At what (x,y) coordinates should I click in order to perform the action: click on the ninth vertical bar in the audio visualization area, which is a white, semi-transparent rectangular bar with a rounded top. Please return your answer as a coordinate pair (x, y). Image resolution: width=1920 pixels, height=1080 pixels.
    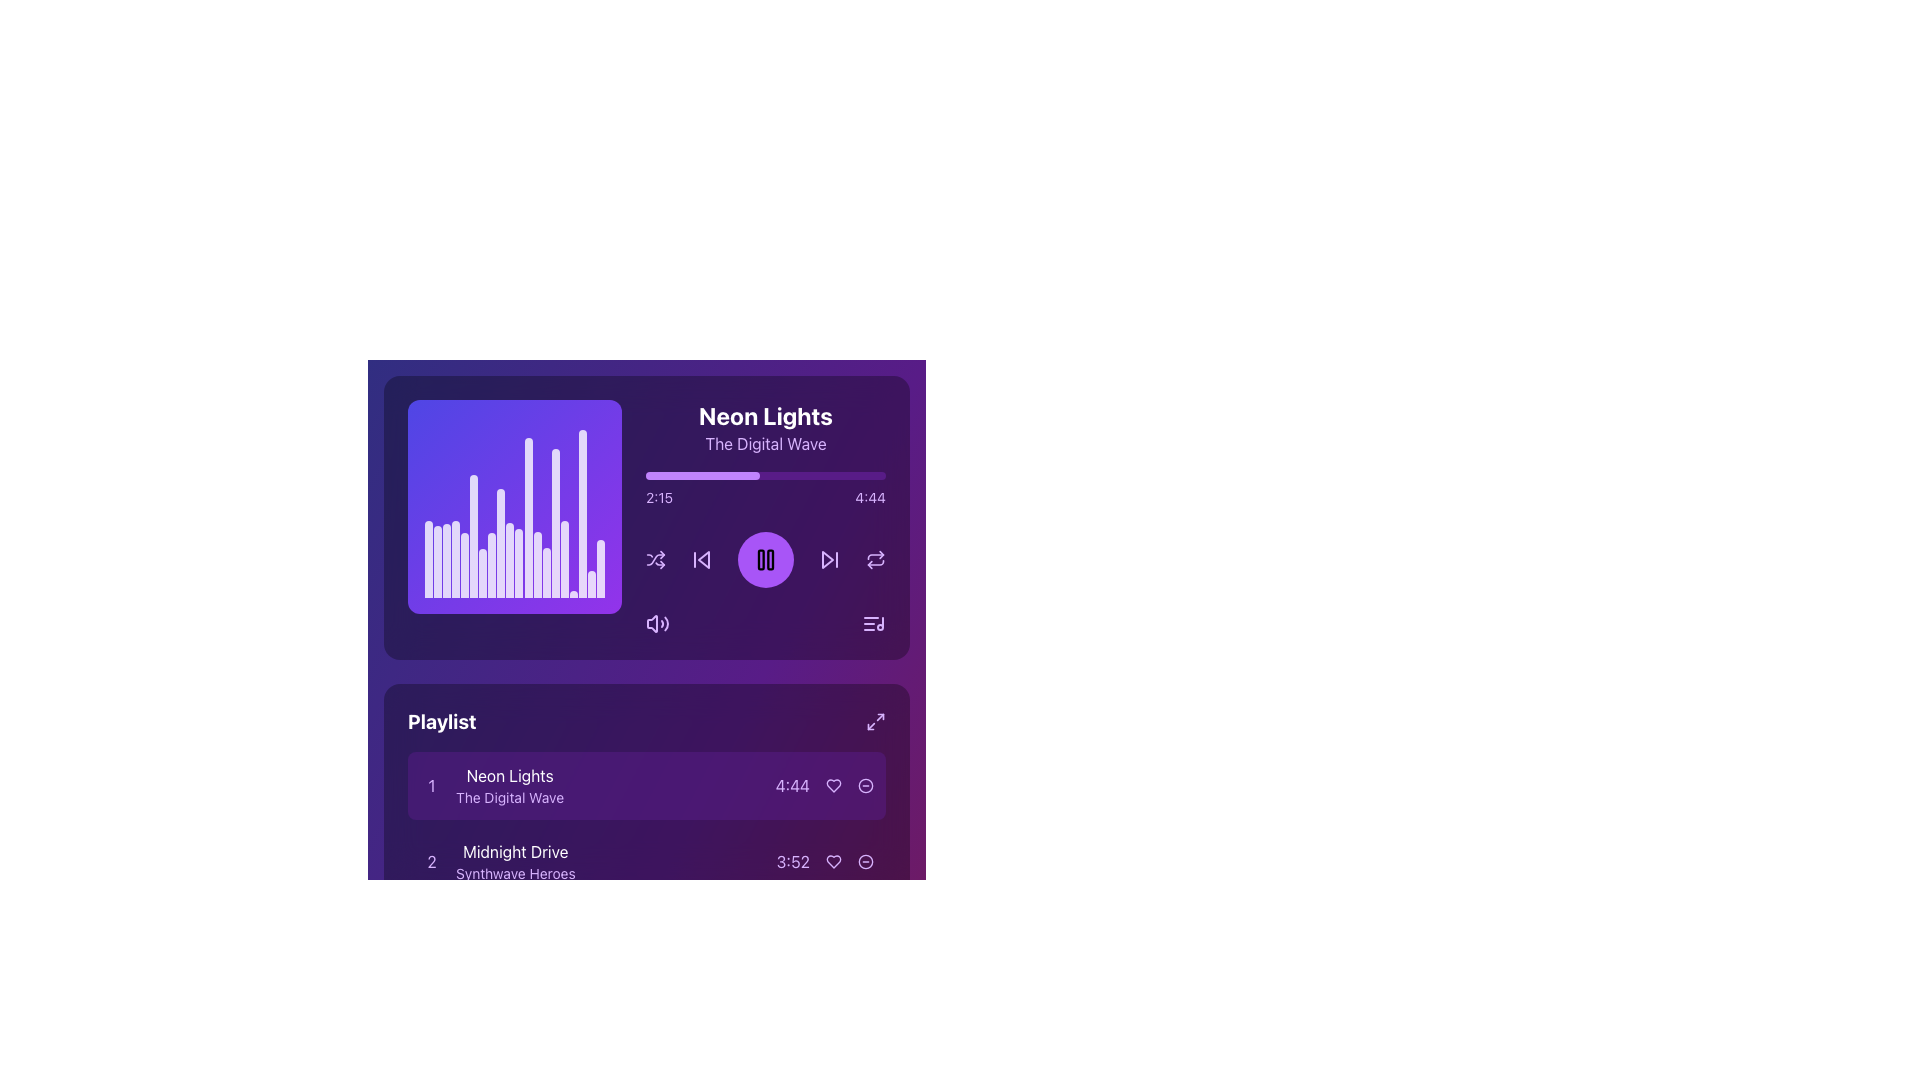
    Looking at the image, I should click on (501, 543).